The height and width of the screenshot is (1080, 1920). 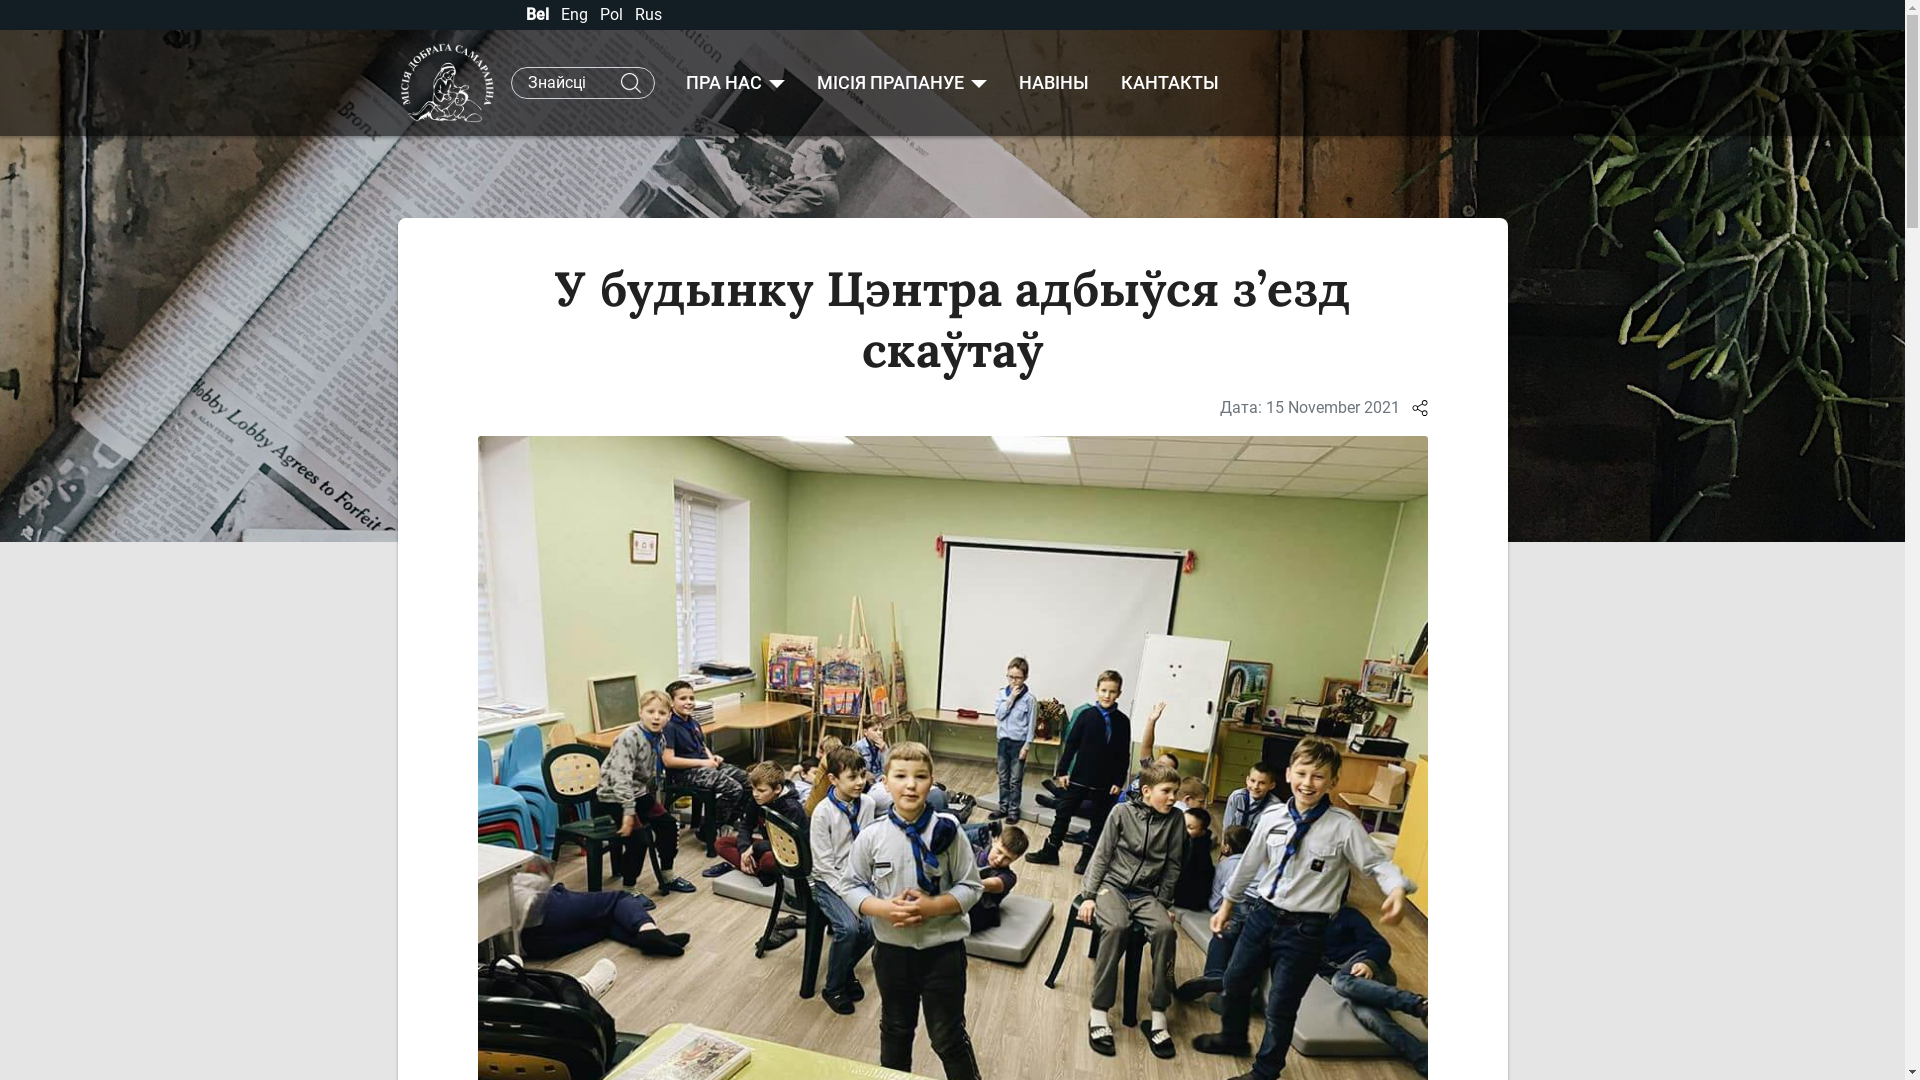 I want to click on 'Bel', so click(x=539, y=14).